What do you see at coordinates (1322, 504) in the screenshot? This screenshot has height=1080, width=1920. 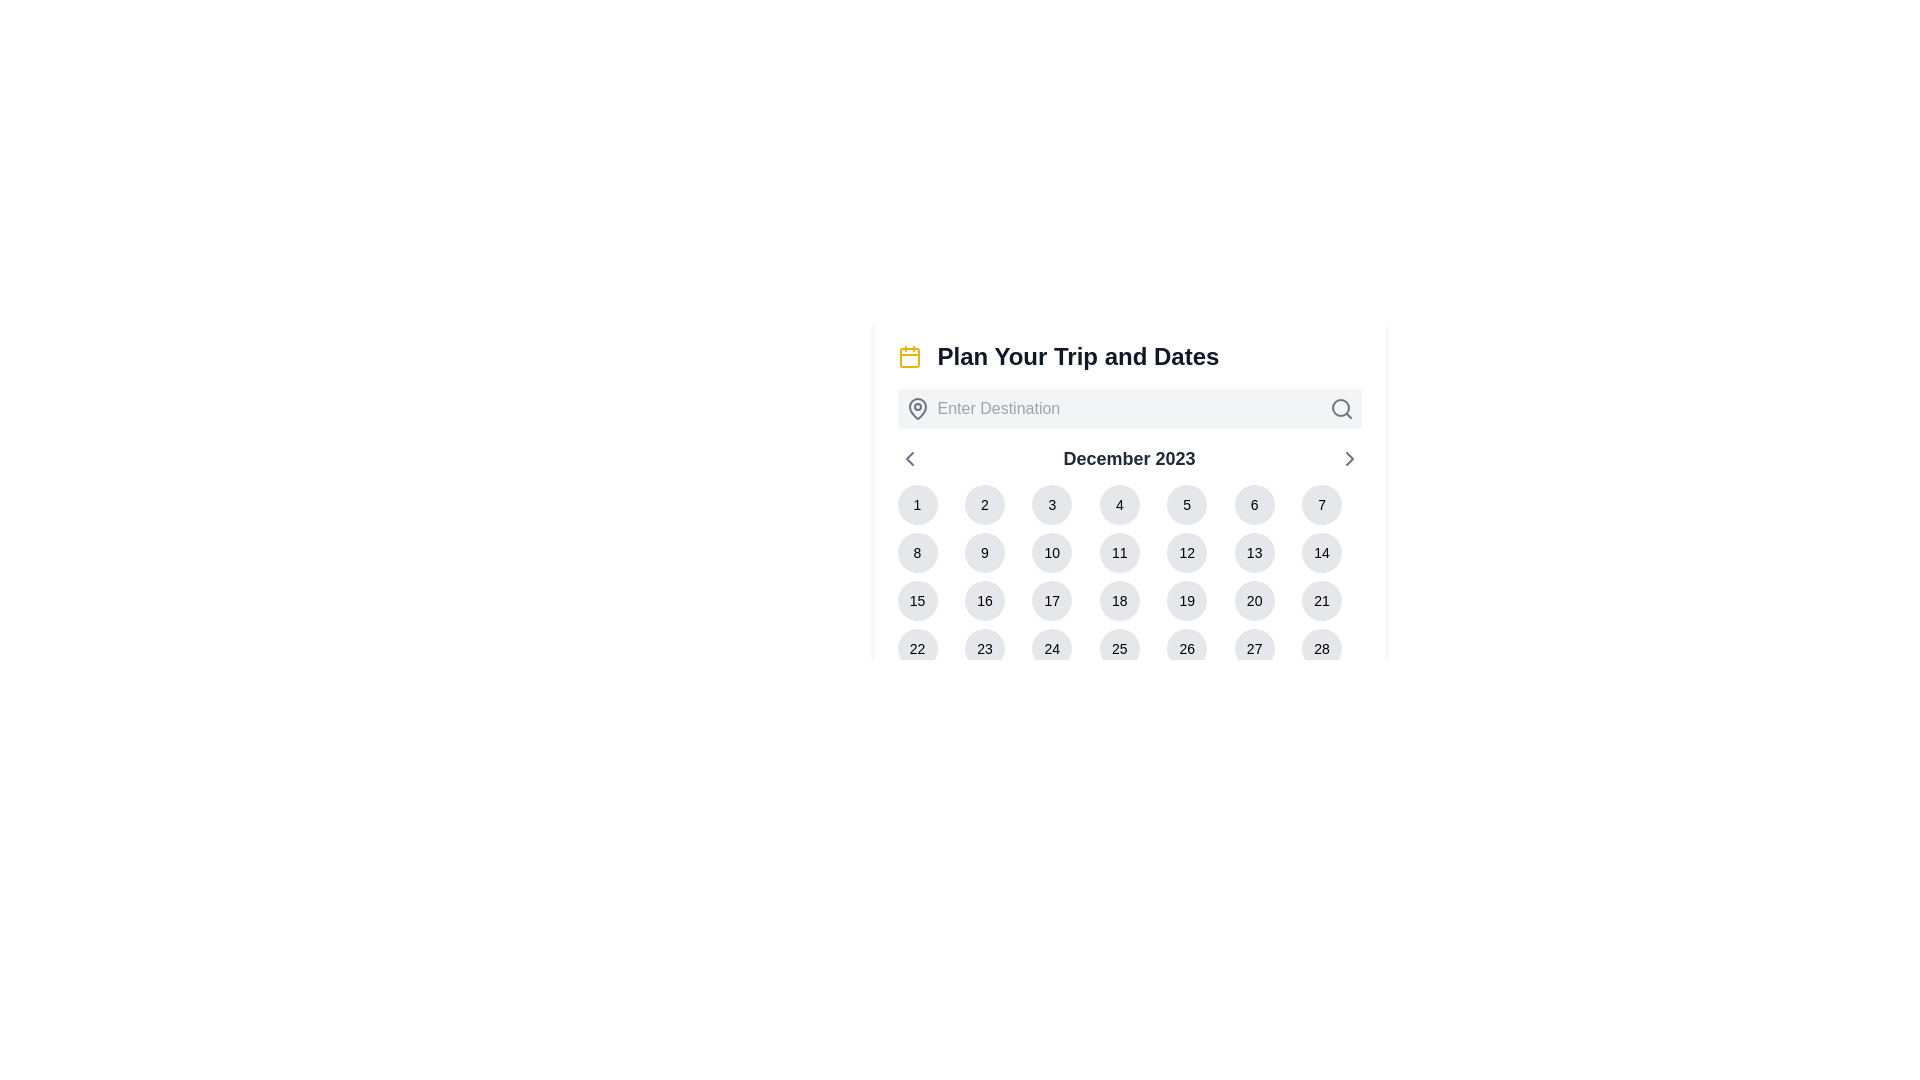 I see `the button that allows the user` at bounding box center [1322, 504].